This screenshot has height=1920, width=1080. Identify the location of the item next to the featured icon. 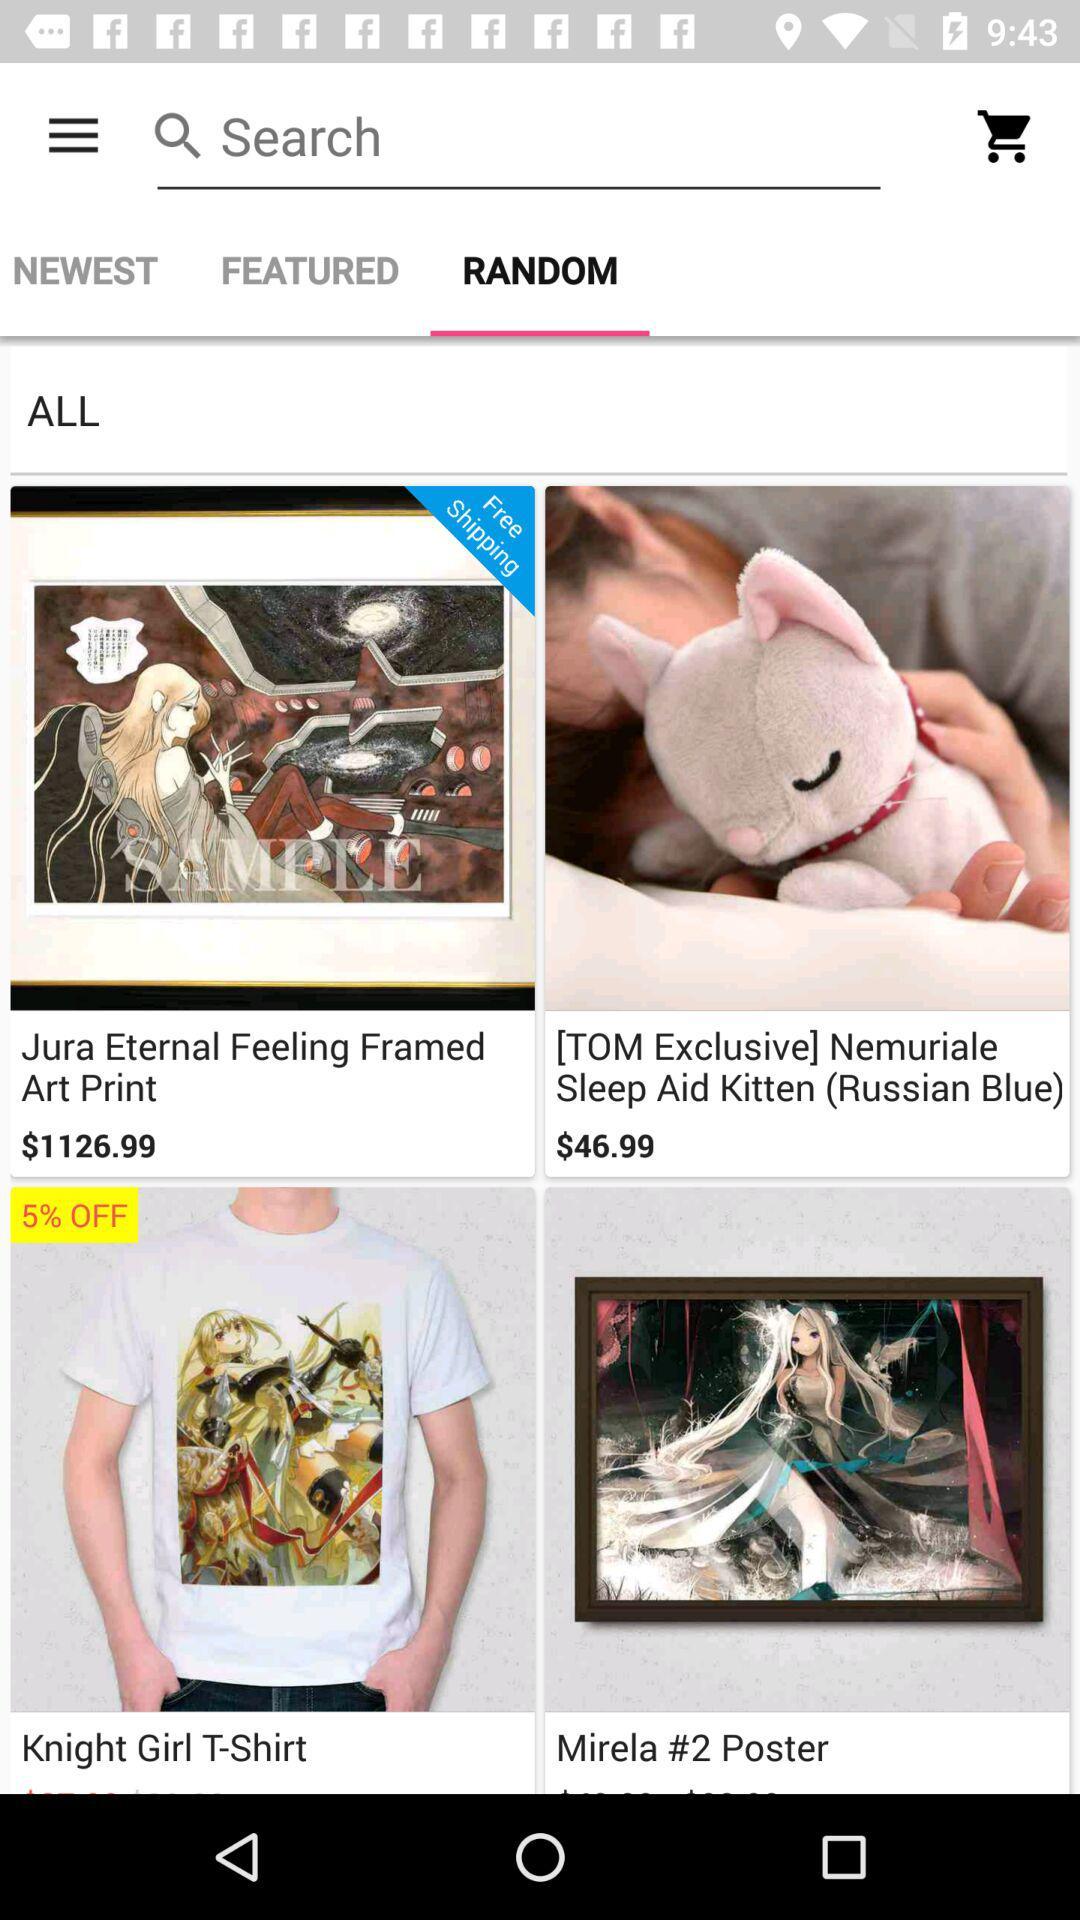
(94, 269).